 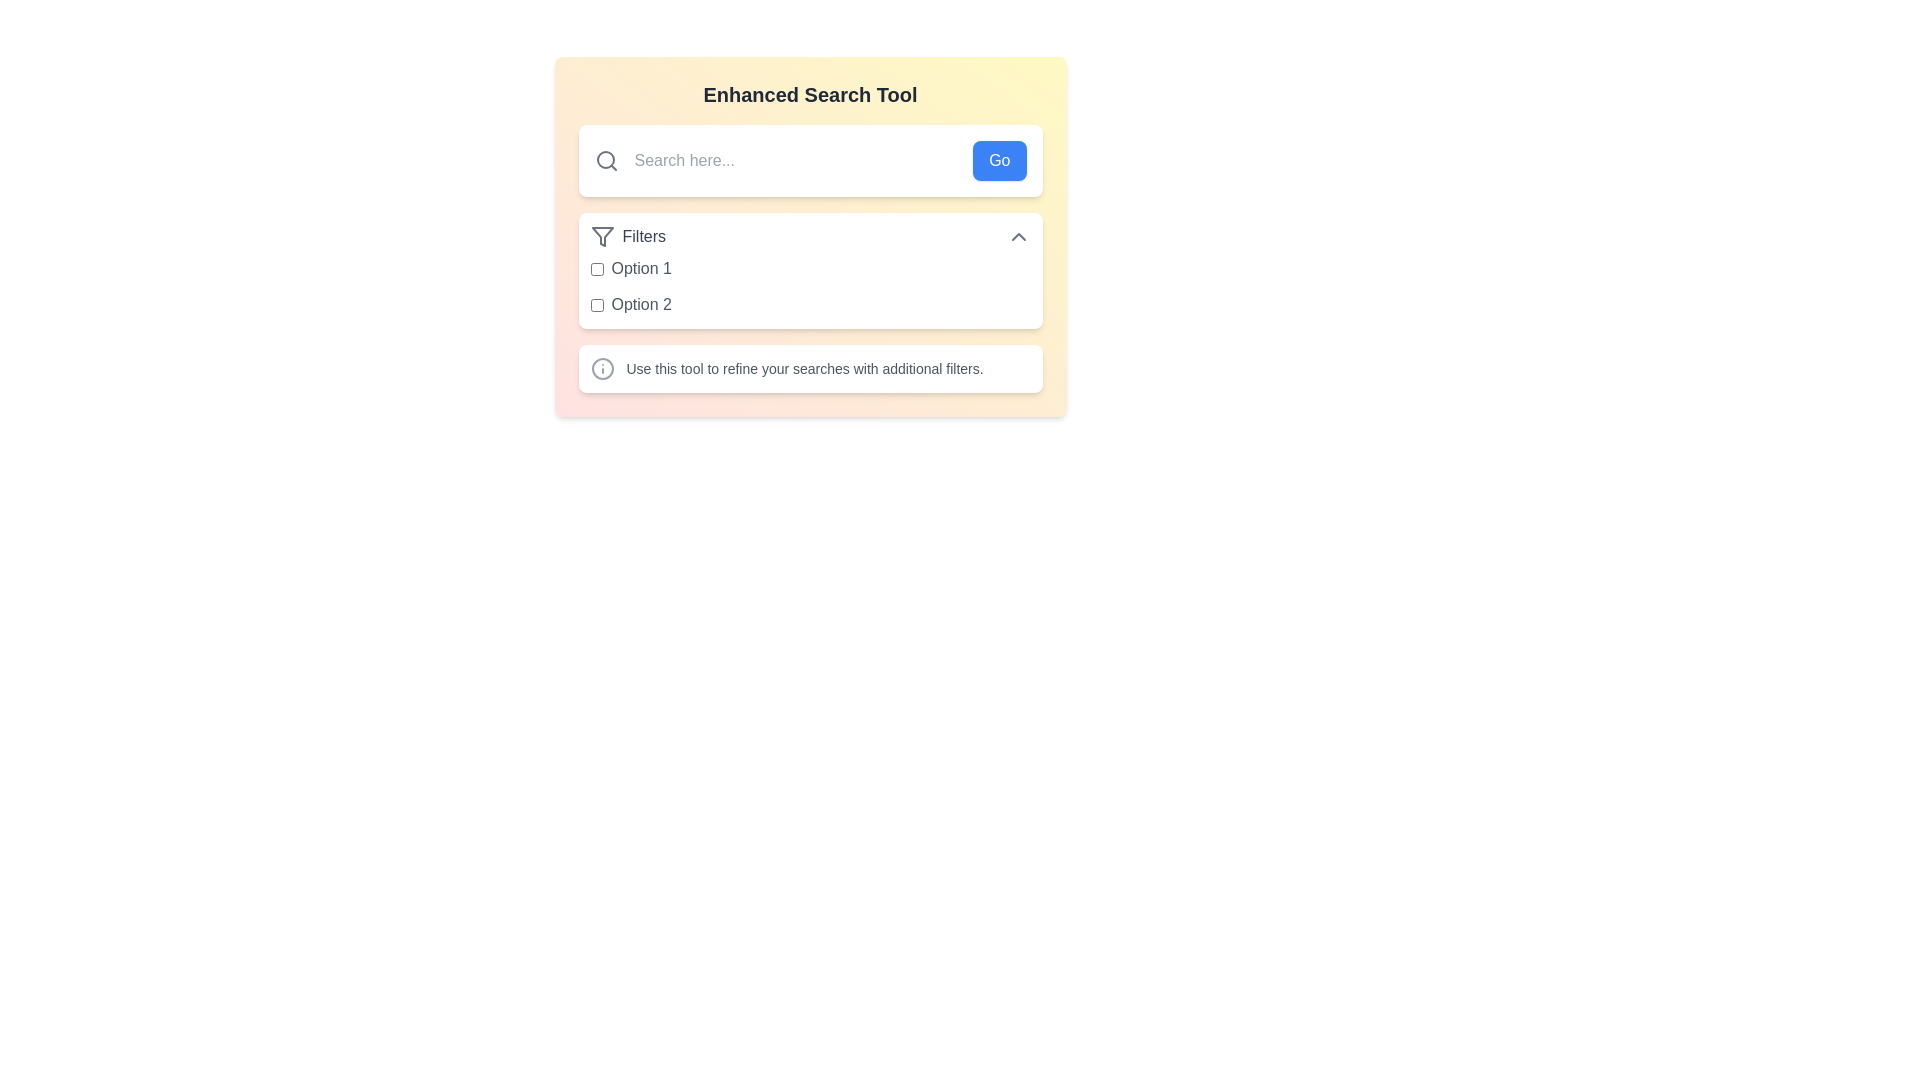 What do you see at coordinates (601, 235) in the screenshot?
I see `the filter icon located at the top-left corner of the 'Filters' label to view additional details` at bounding box center [601, 235].